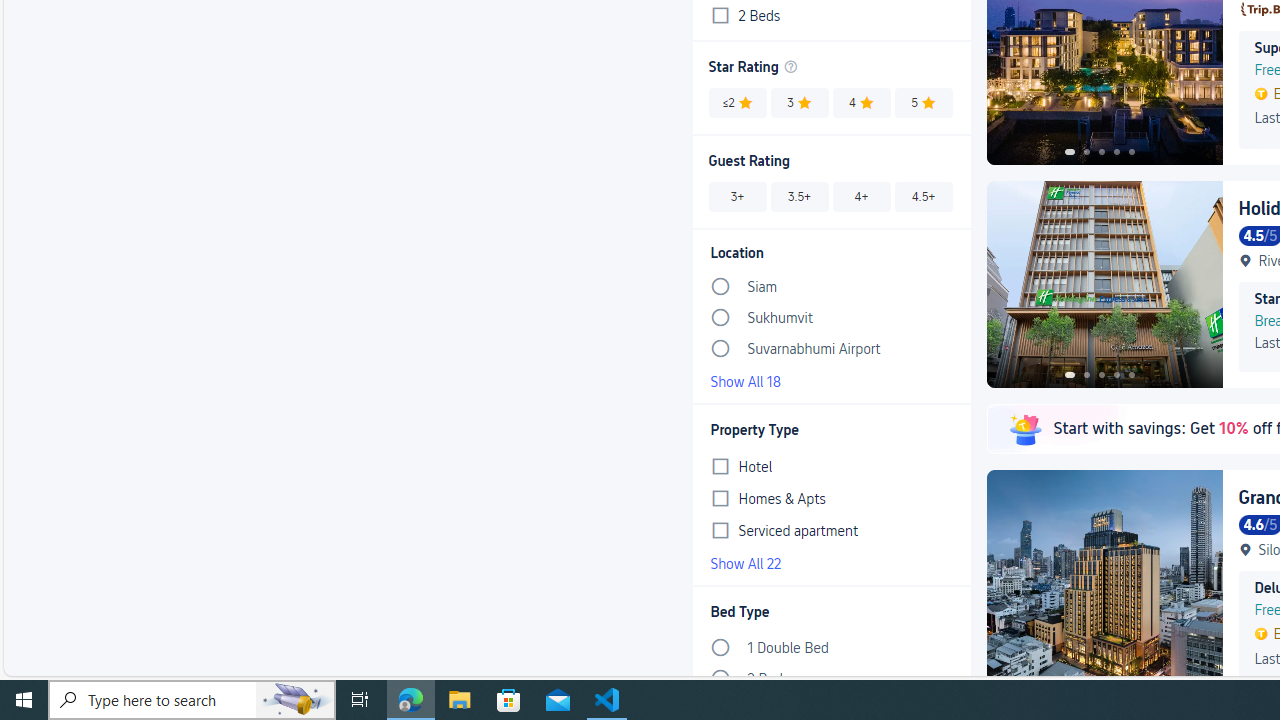 This screenshot has height=720, width=1280. I want to click on '3+', so click(736, 196).